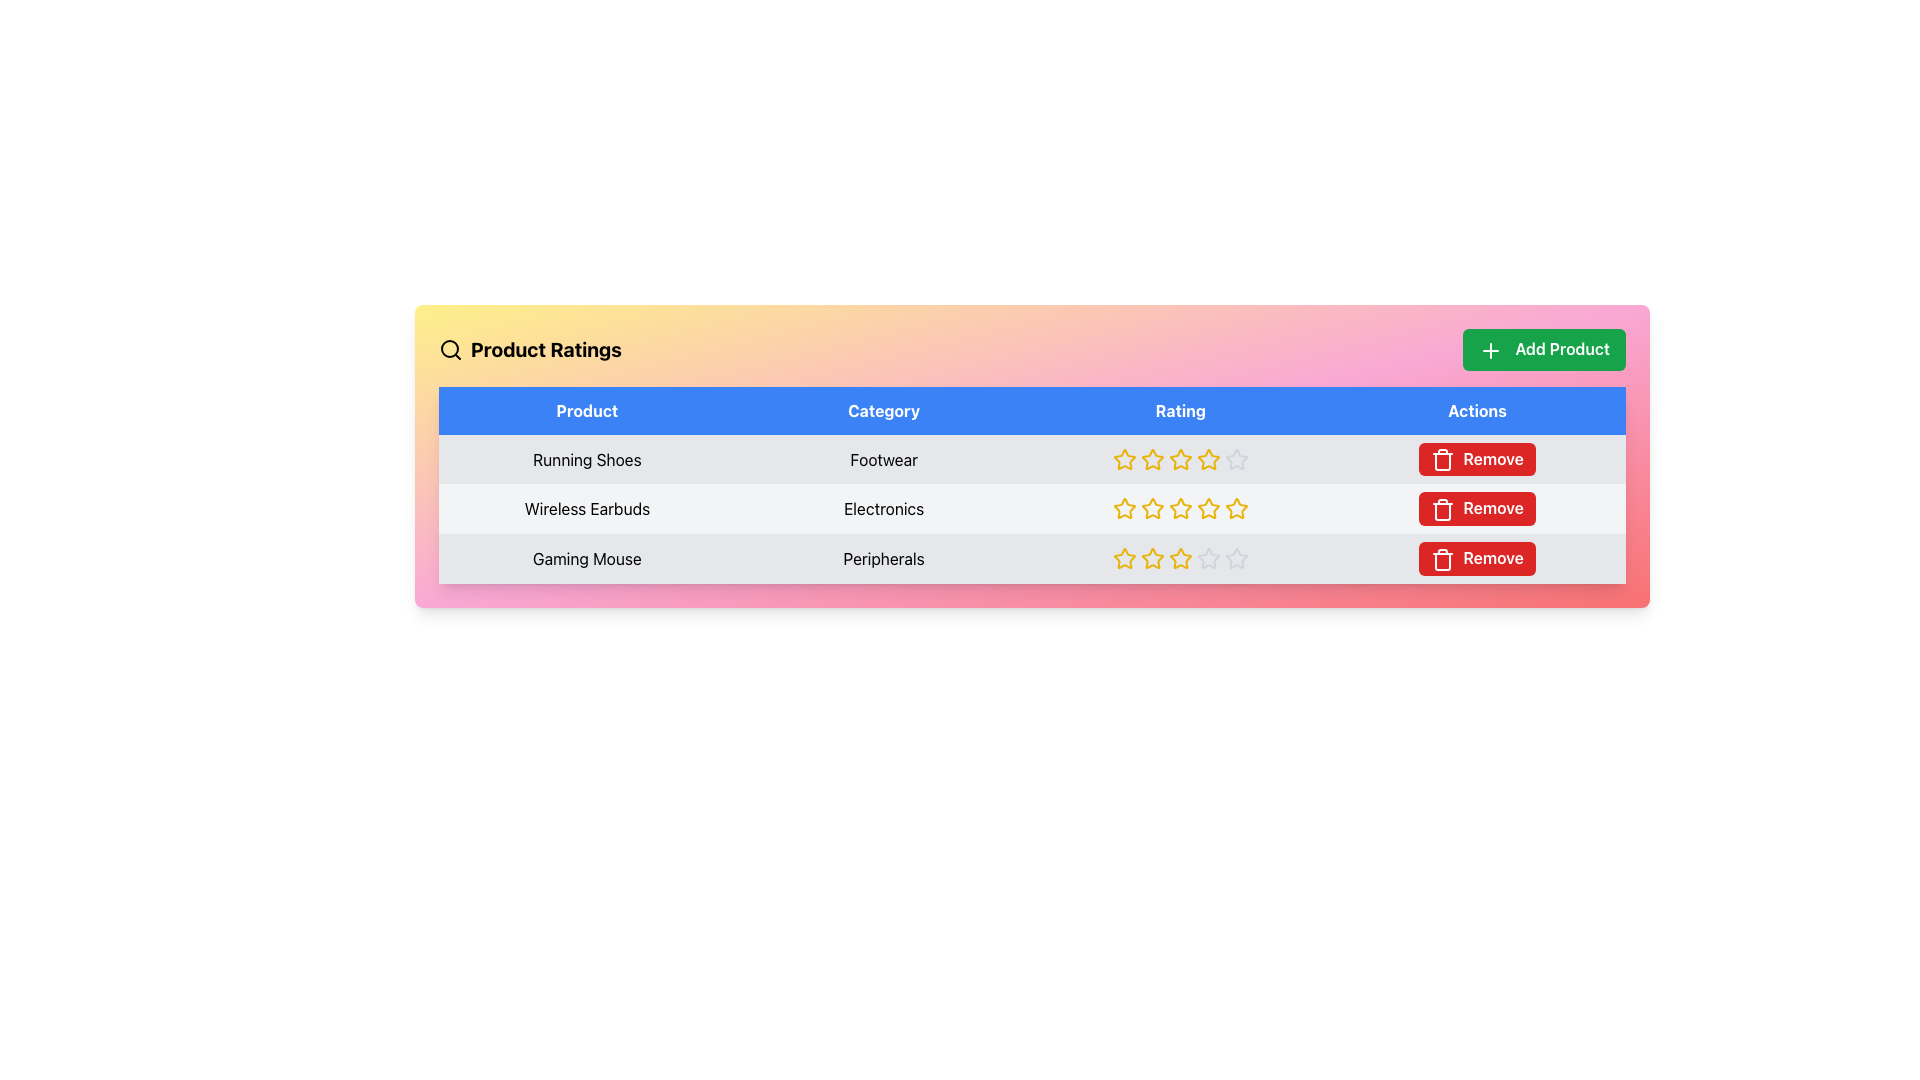  Describe the element at coordinates (1180, 508) in the screenshot. I see `the non-interactive Rating display element located in the third column of the second row of the product table, which visually displays the rating of an item` at that location.